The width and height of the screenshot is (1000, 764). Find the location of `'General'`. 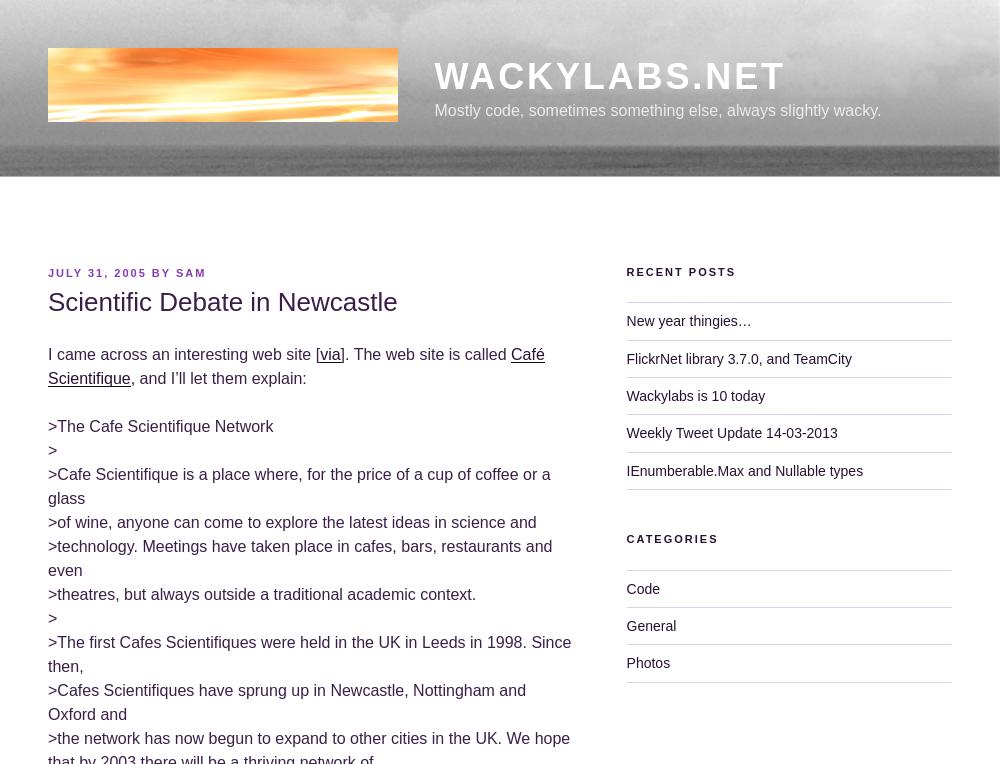

'General' is located at coordinates (651, 625).